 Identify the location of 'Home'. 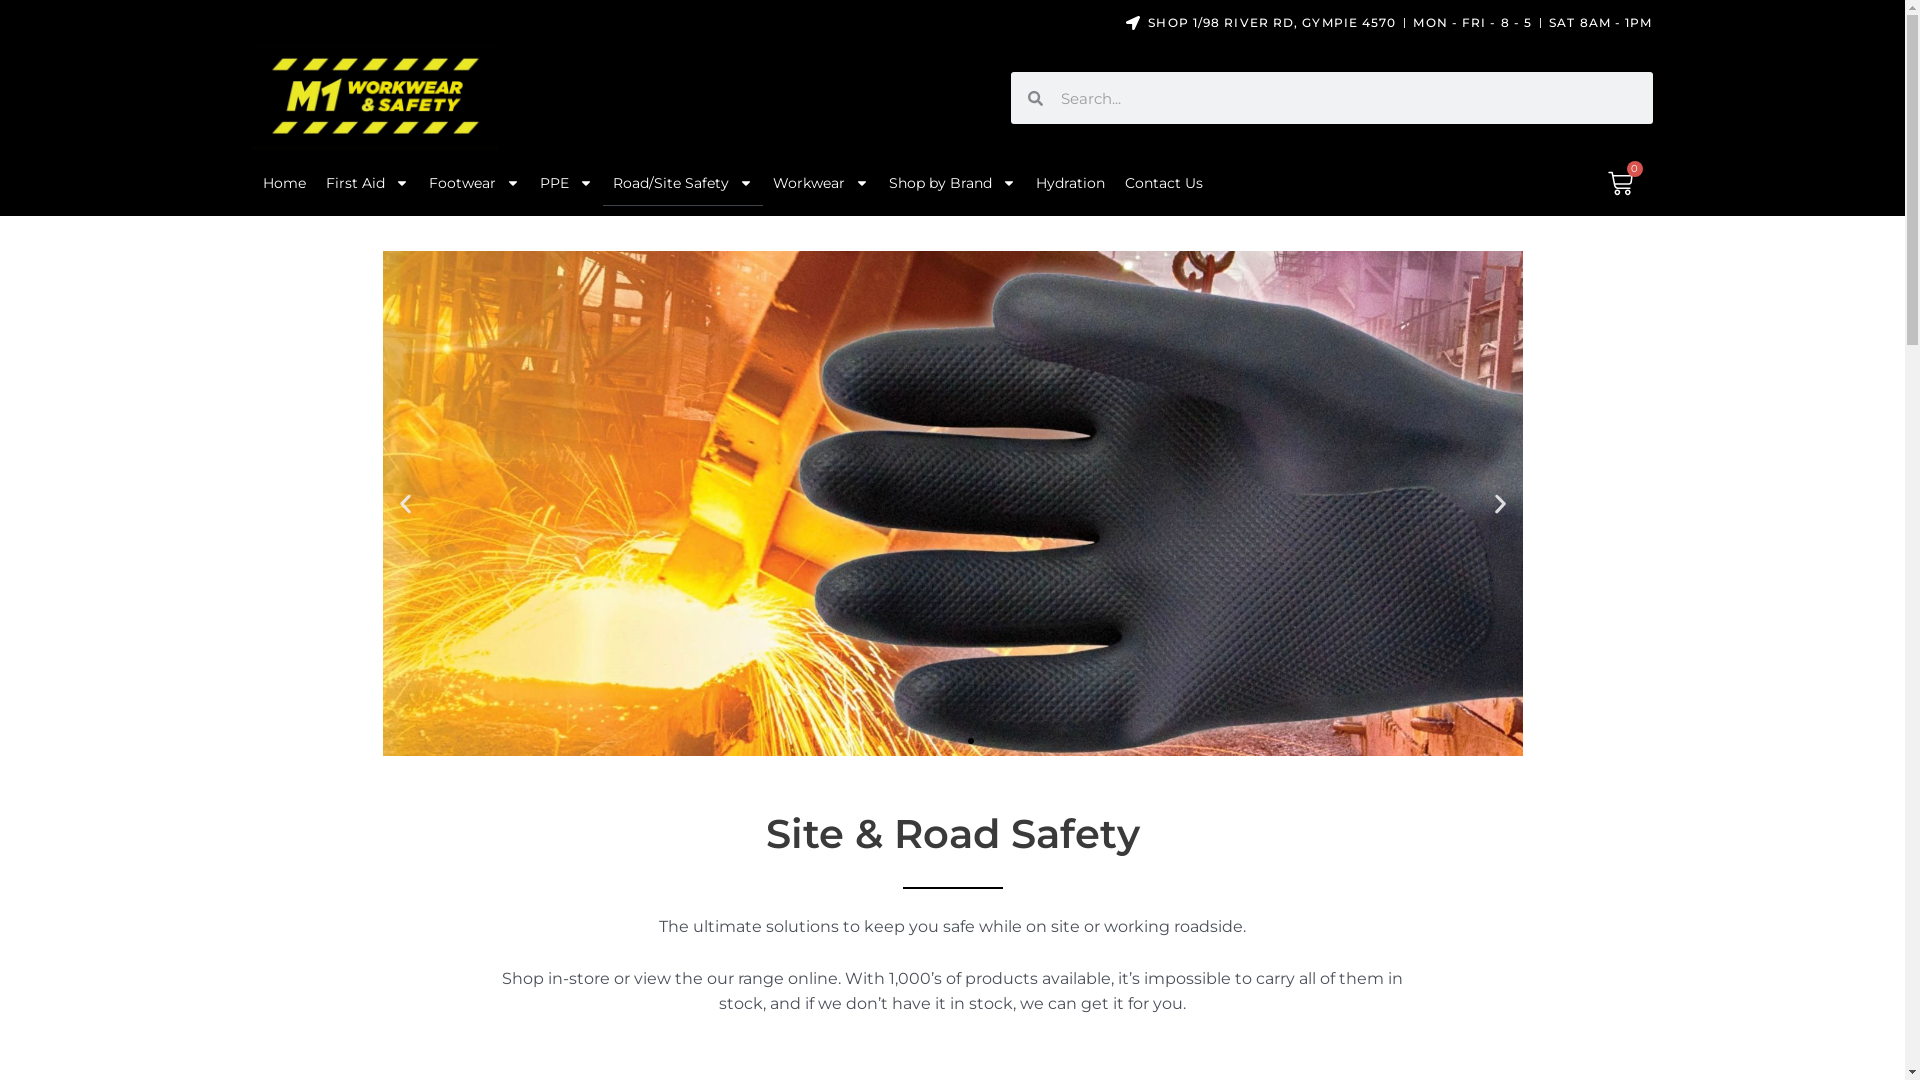
(282, 182).